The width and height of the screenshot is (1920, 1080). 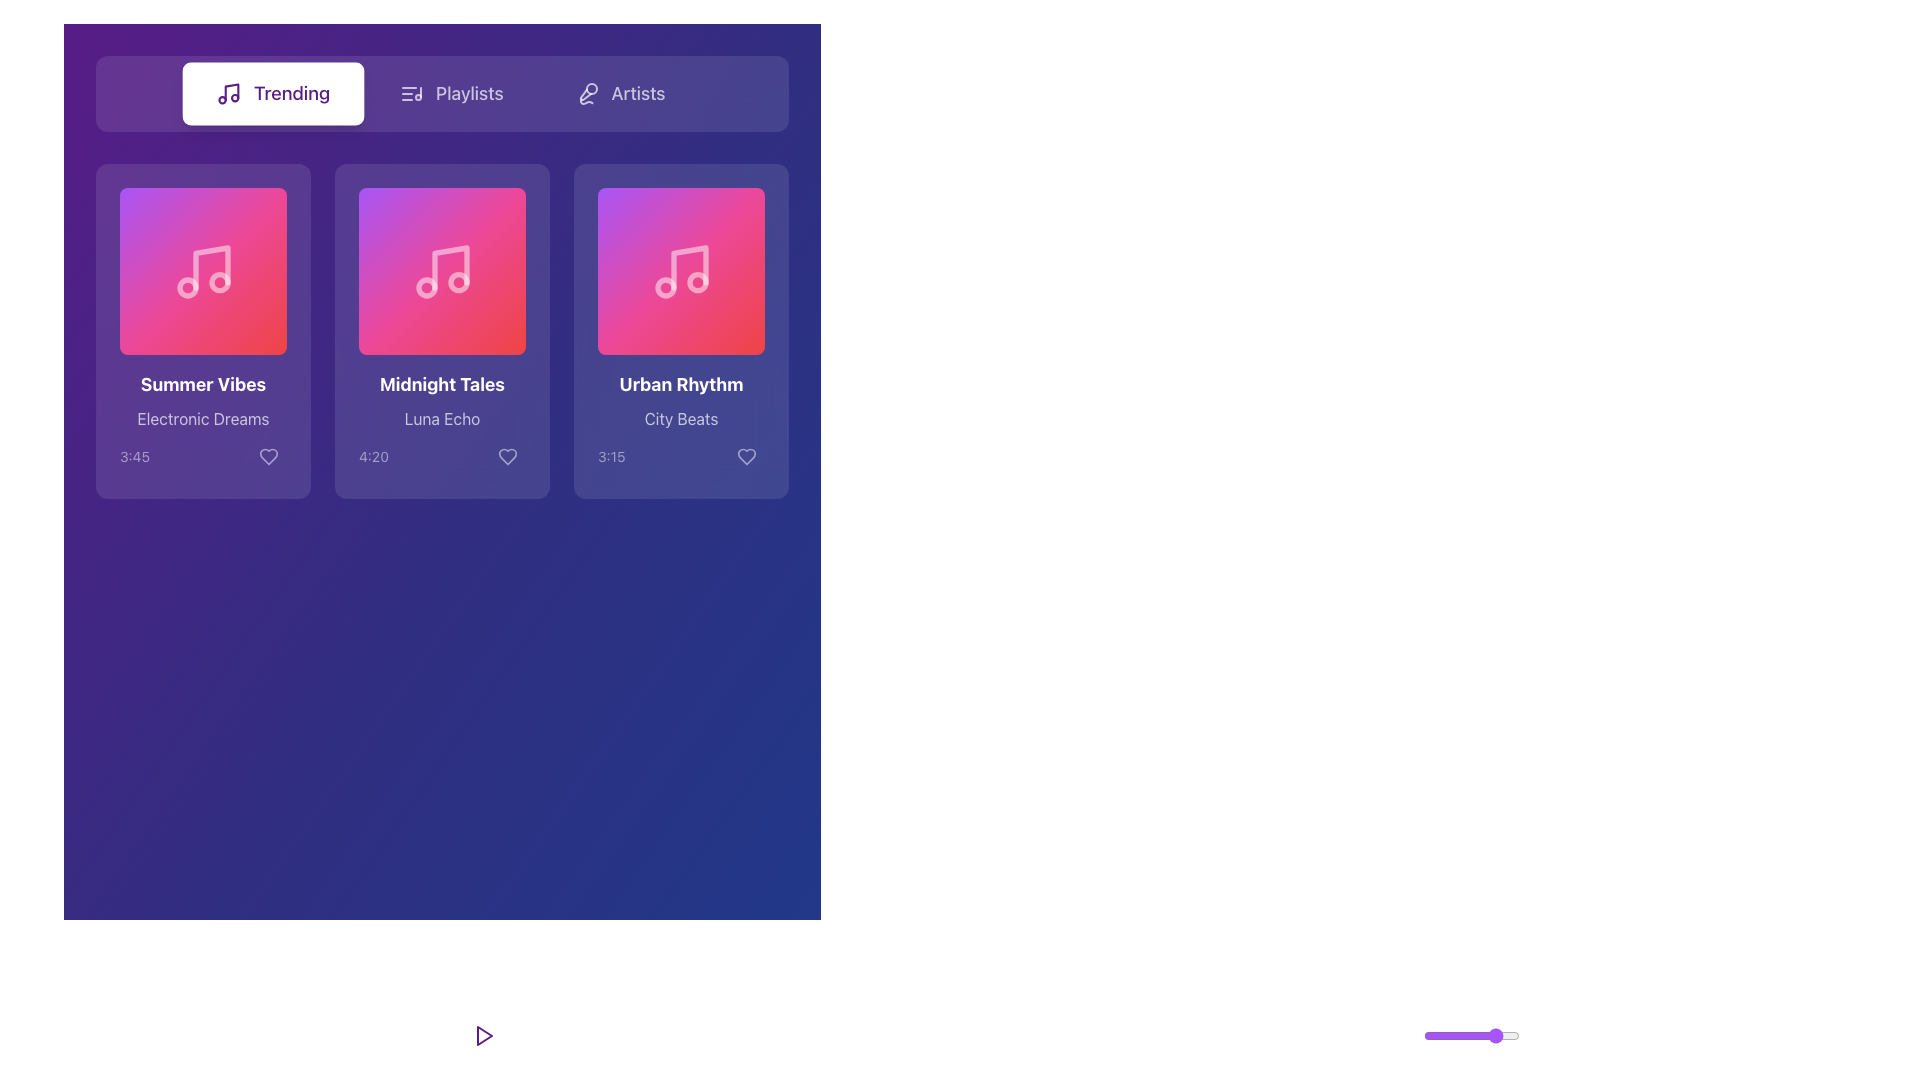 What do you see at coordinates (1463, 1035) in the screenshot?
I see `the slider` at bounding box center [1463, 1035].